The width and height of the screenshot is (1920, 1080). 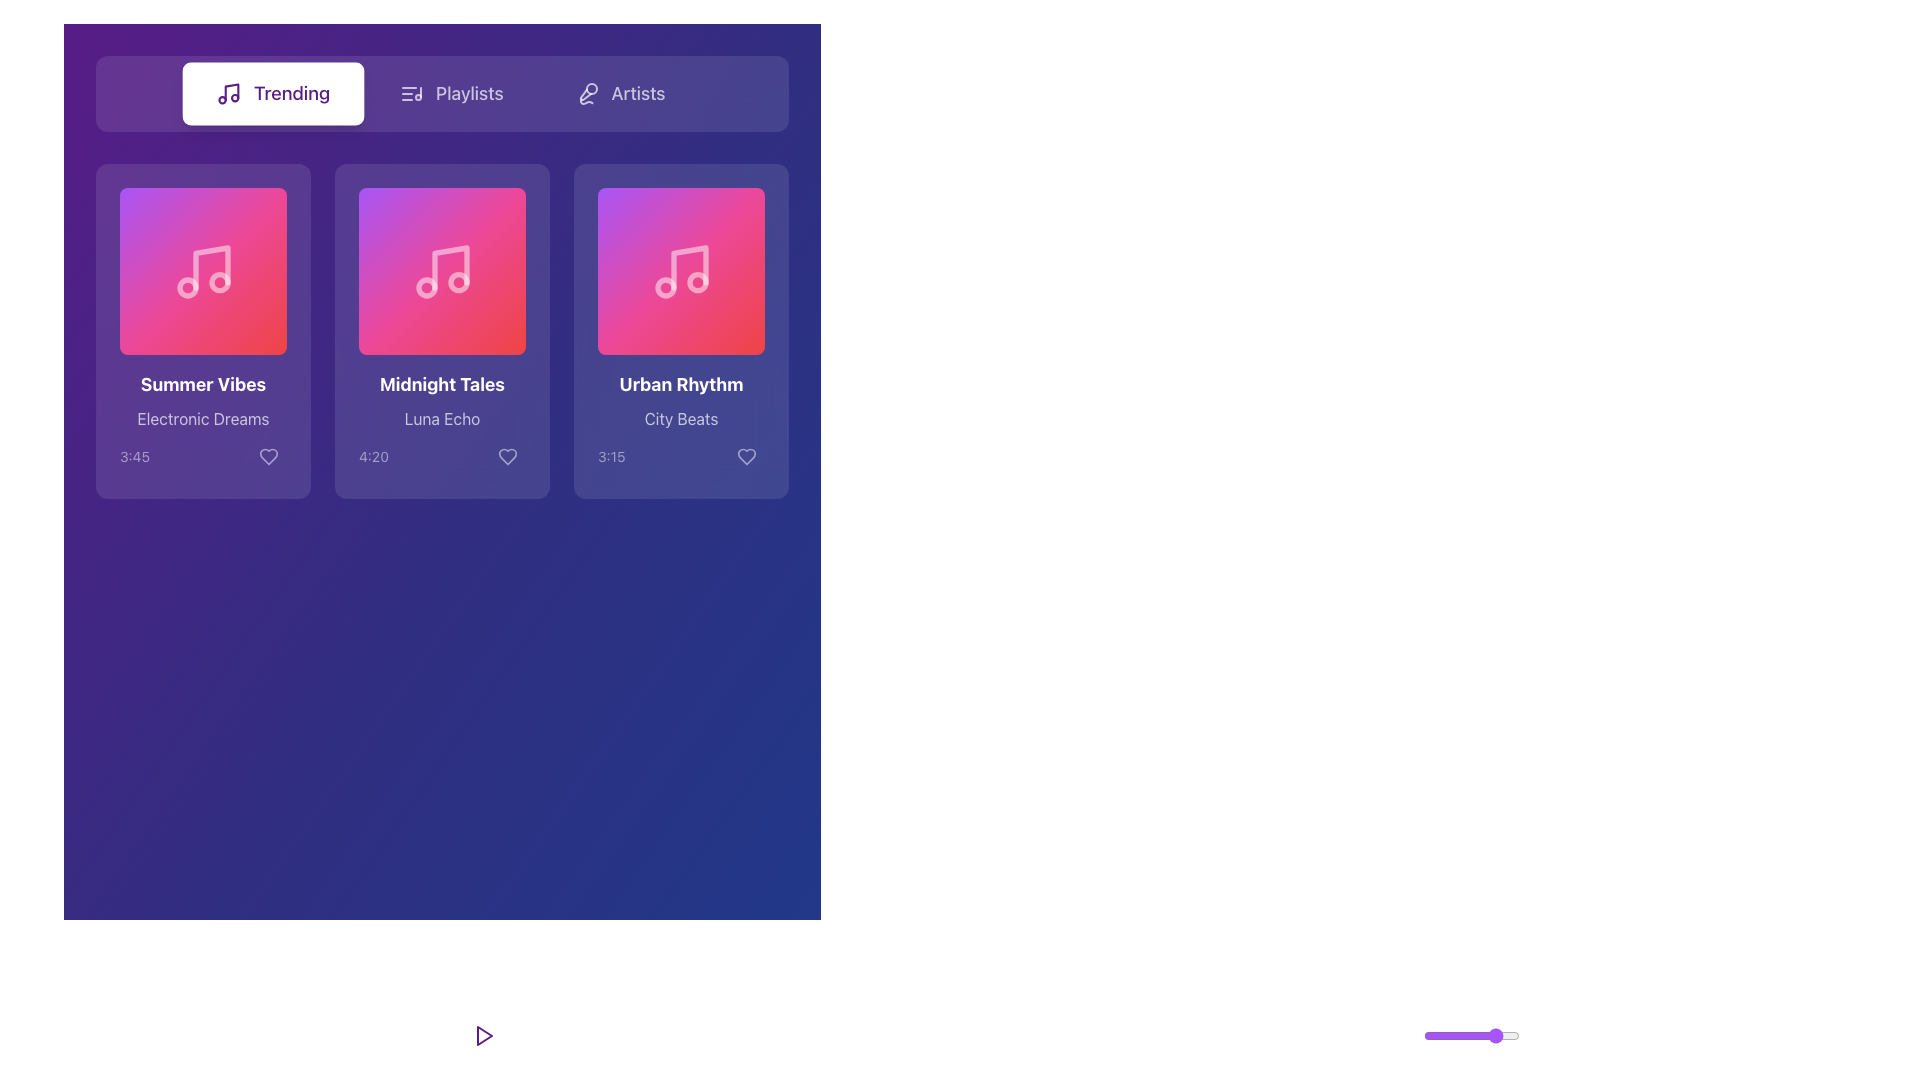 What do you see at coordinates (1463, 1035) in the screenshot?
I see `the slider` at bounding box center [1463, 1035].